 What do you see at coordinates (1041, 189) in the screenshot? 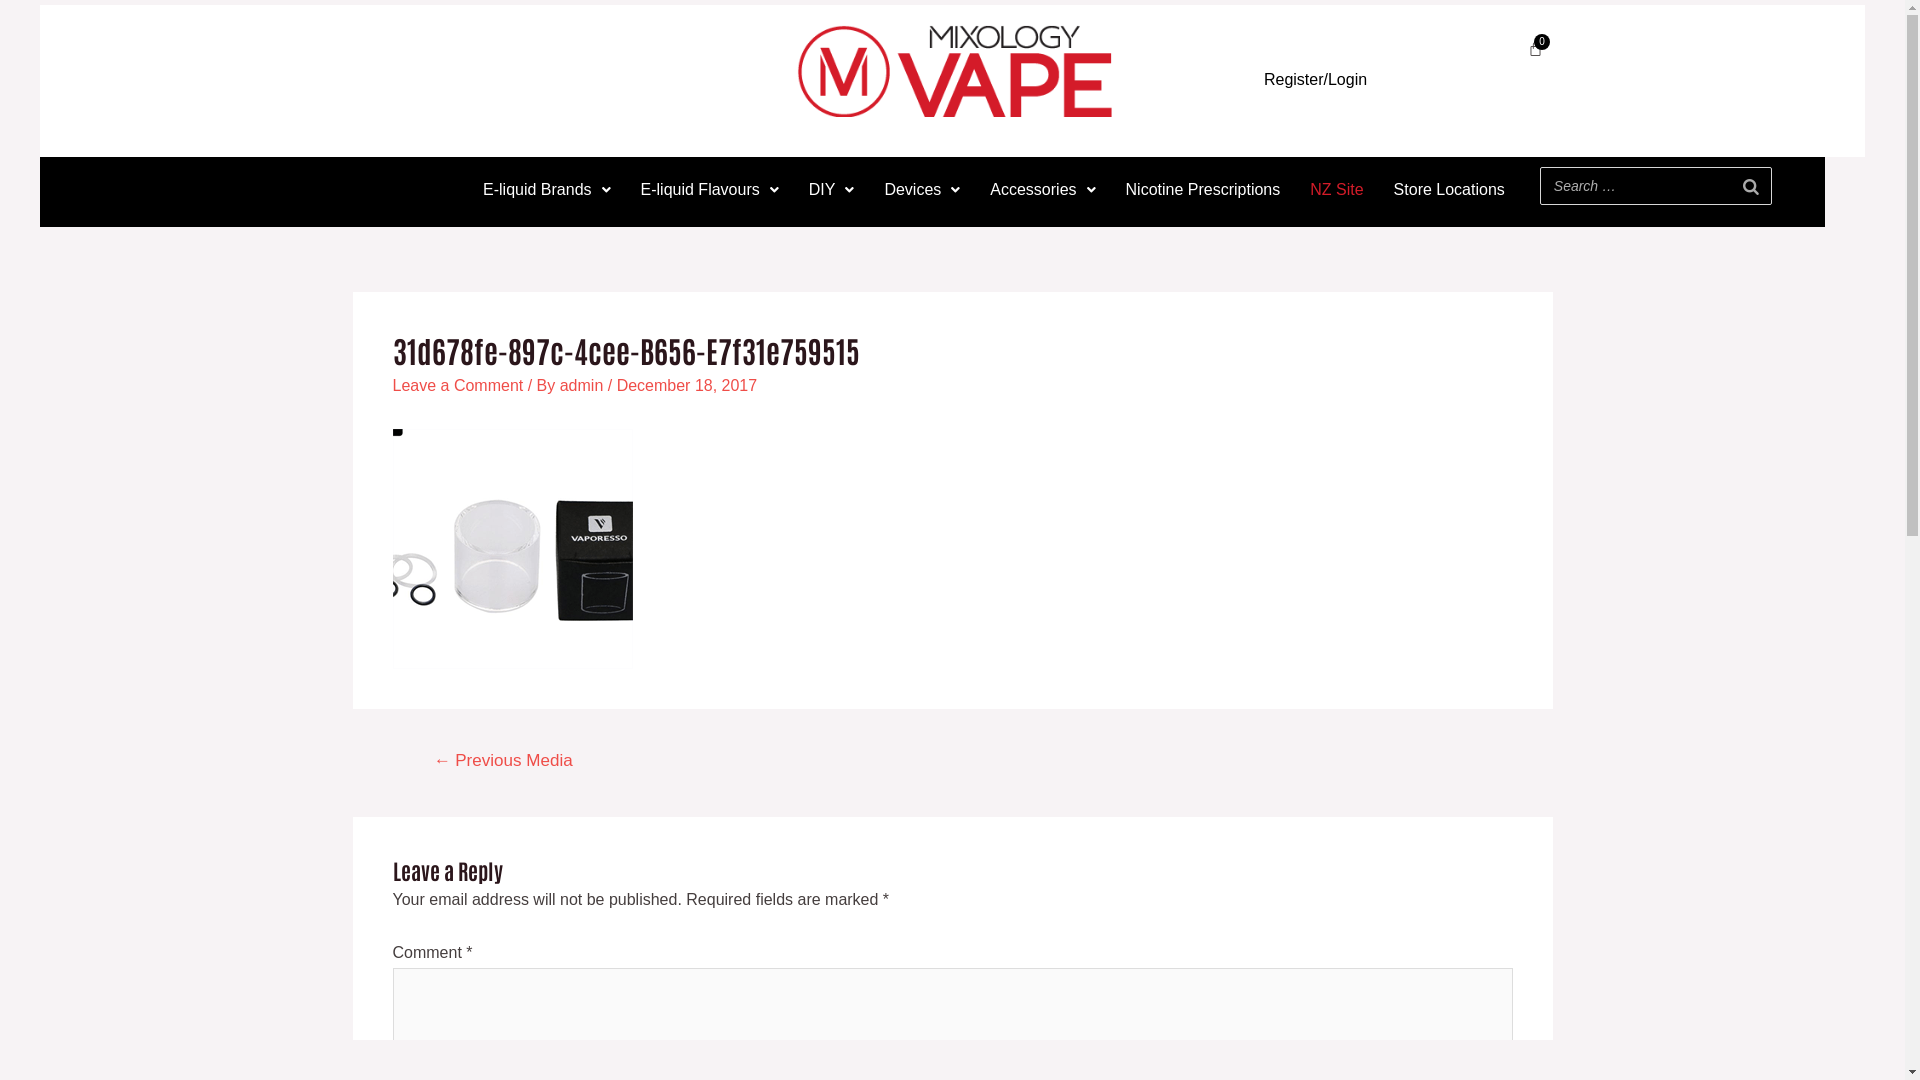
I see `'Accessories'` at bounding box center [1041, 189].